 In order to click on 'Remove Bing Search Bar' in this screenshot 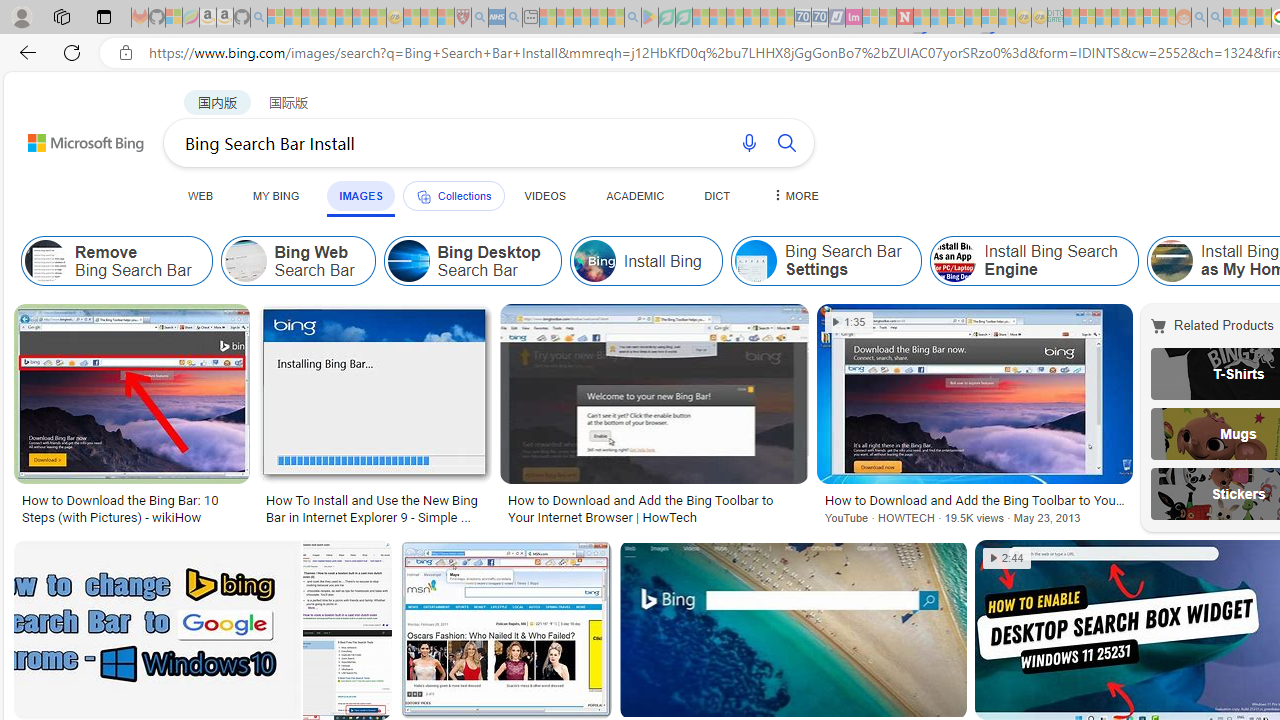, I will do `click(116, 260)`.